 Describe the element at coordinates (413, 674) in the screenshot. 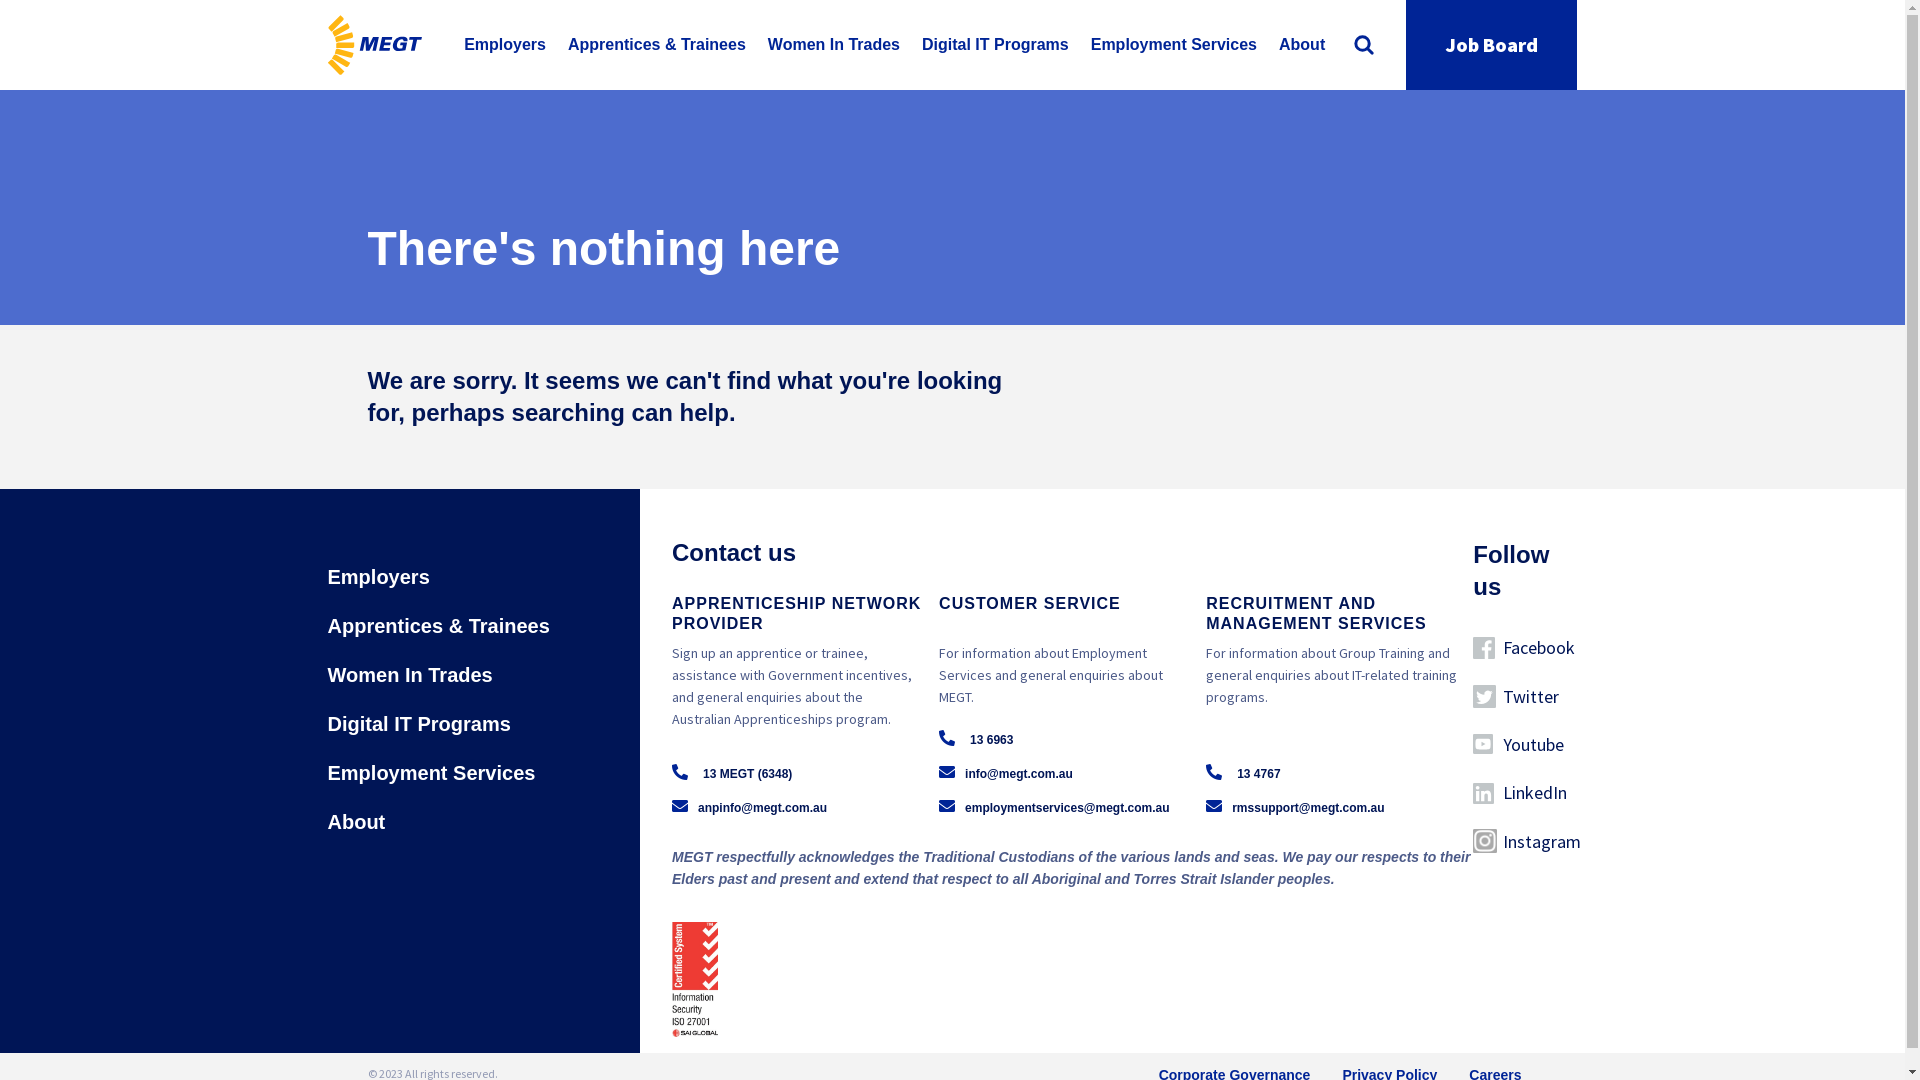

I see `'Women In Trades'` at that location.